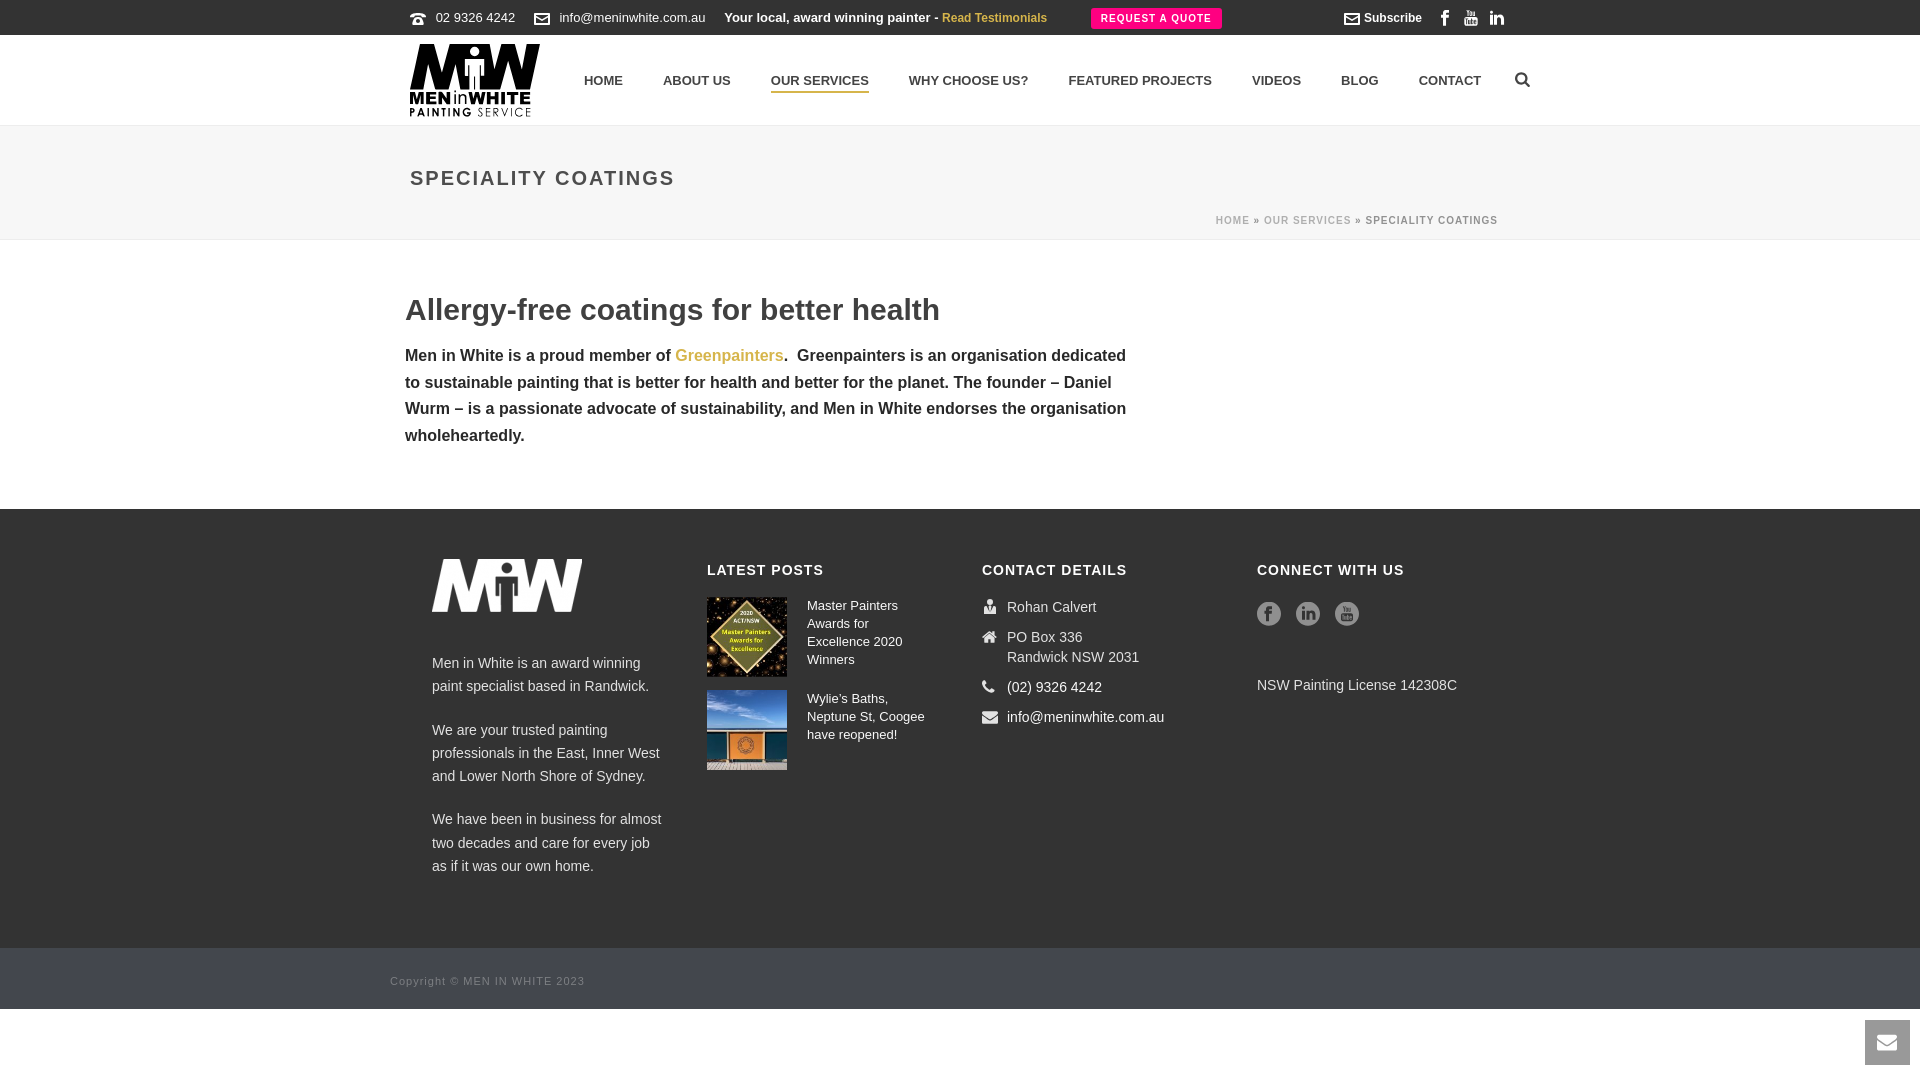  I want to click on 'FEATURED PROJECTS', so click(1140, 80).